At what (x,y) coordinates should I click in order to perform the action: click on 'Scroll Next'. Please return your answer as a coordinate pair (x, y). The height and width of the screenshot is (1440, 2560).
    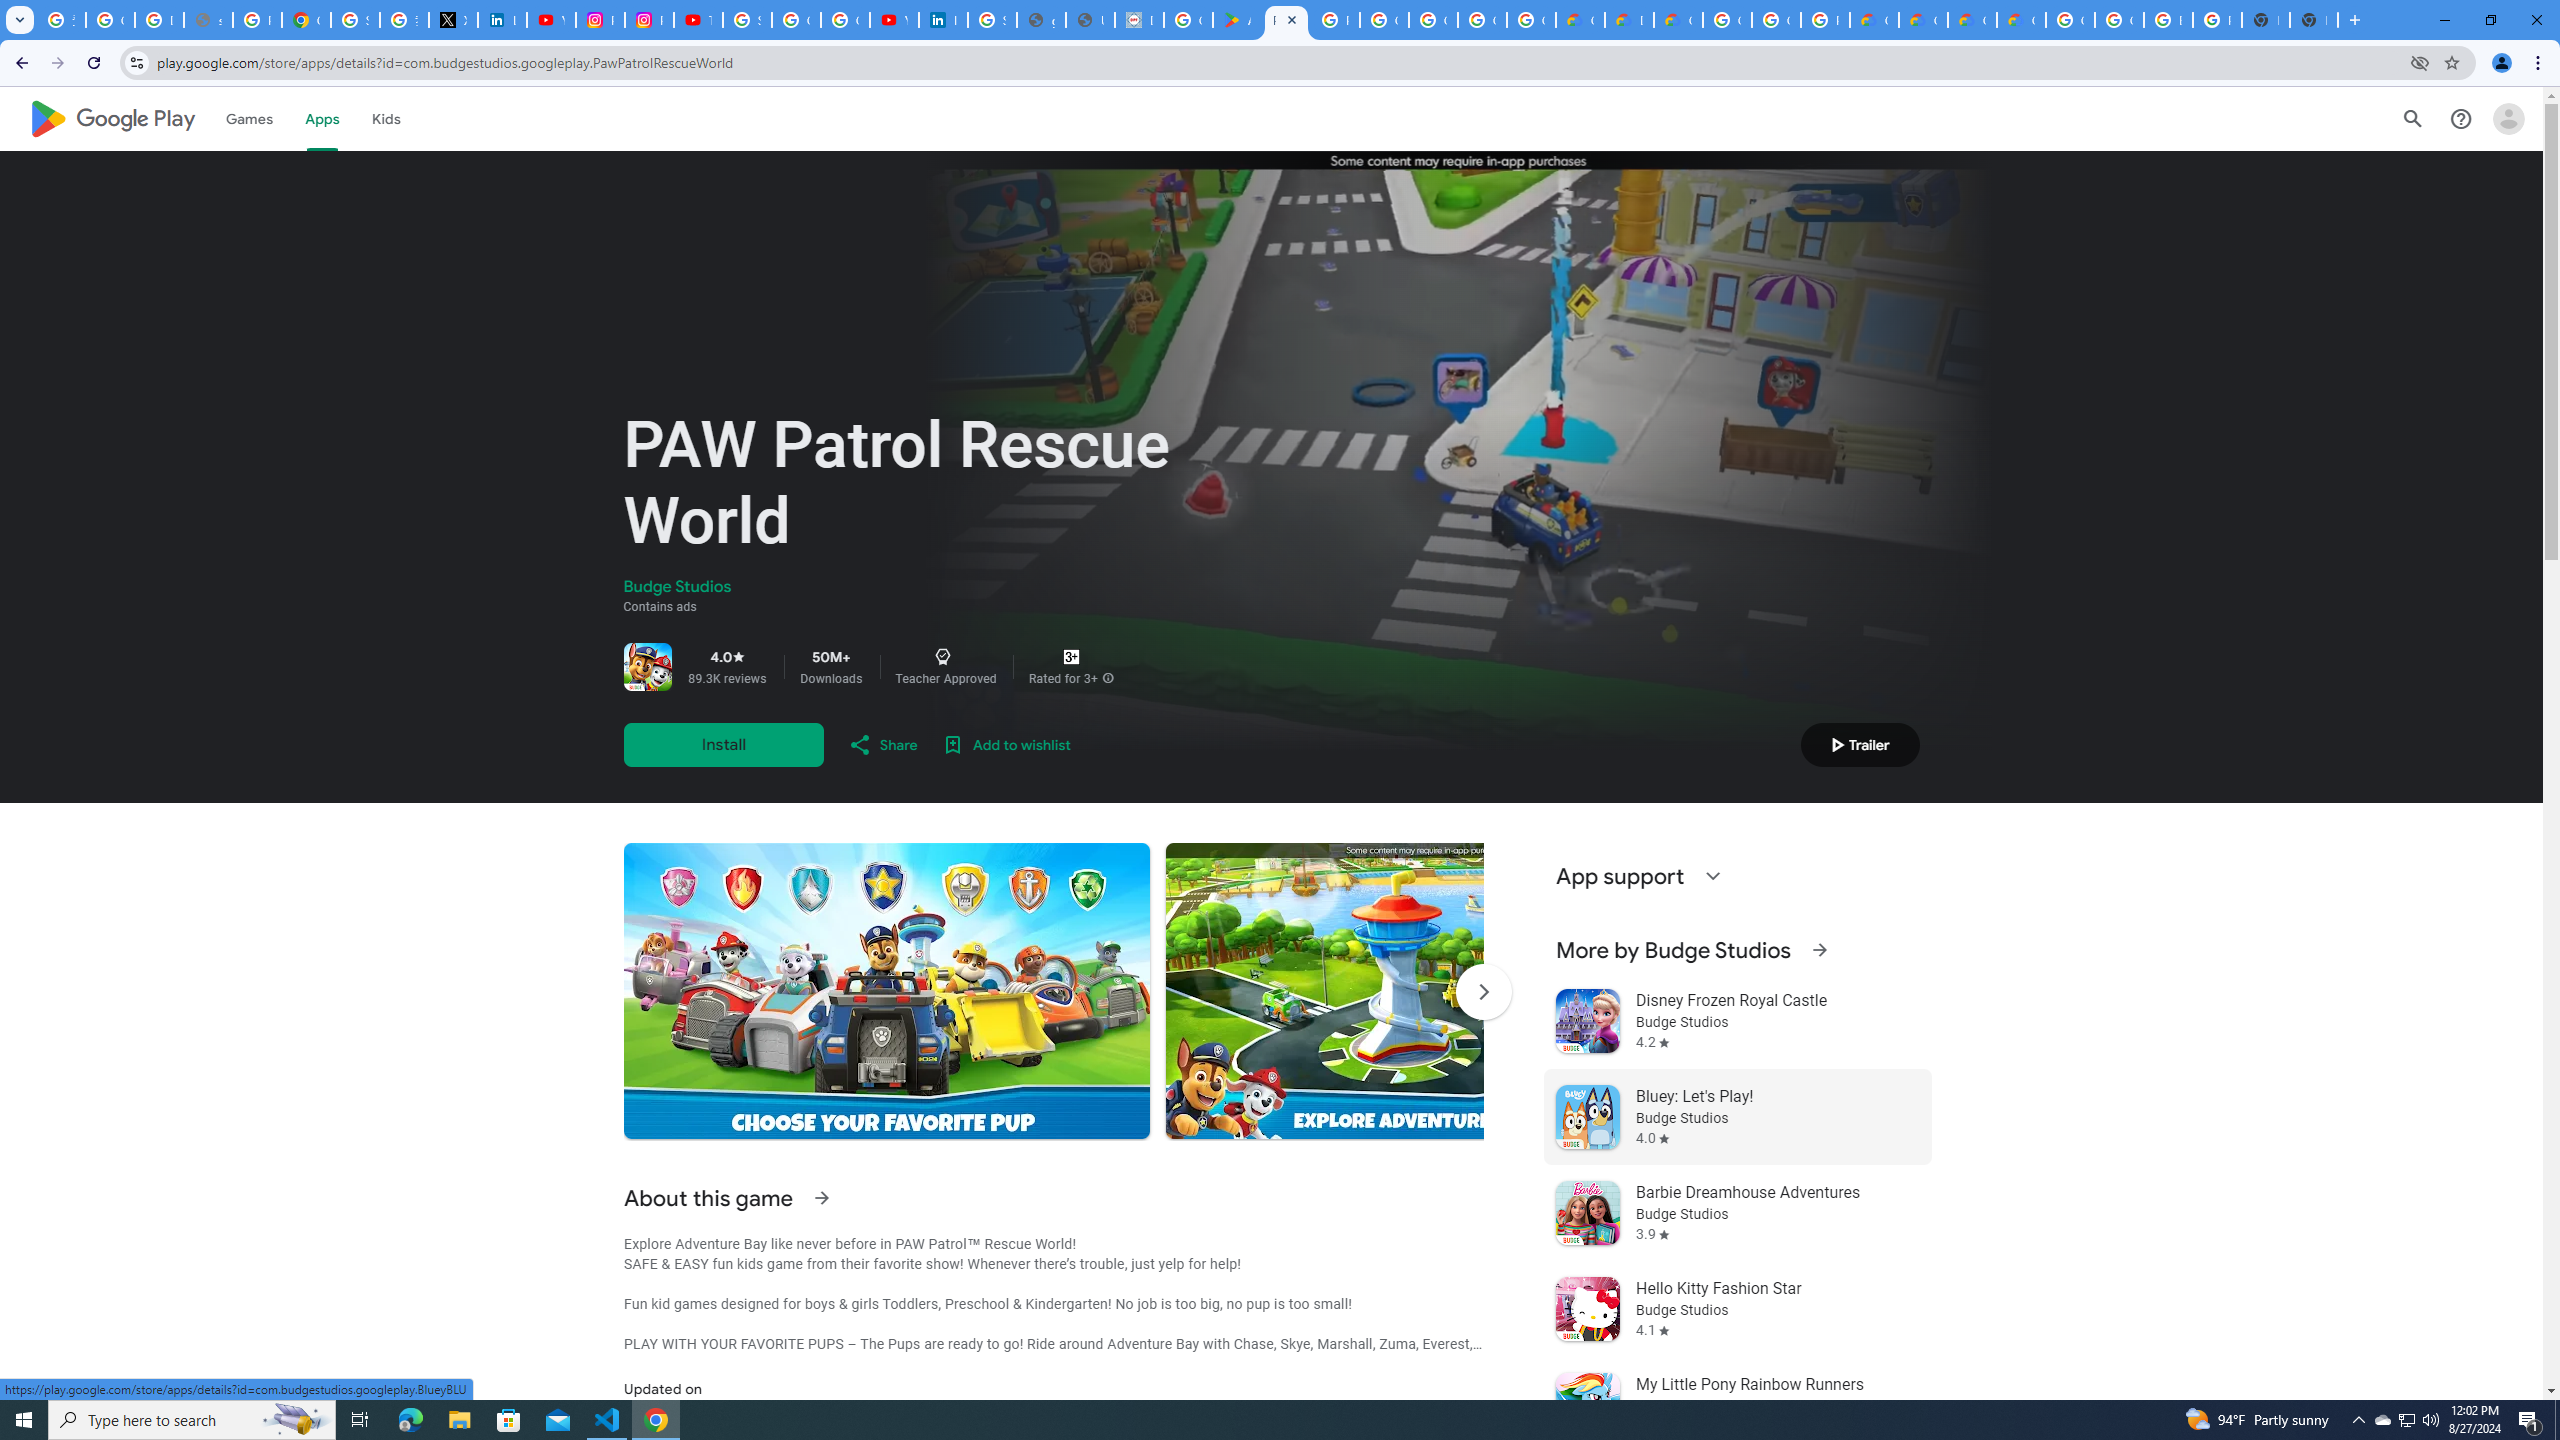
    Looking at the image, I should click on (1483, 991).